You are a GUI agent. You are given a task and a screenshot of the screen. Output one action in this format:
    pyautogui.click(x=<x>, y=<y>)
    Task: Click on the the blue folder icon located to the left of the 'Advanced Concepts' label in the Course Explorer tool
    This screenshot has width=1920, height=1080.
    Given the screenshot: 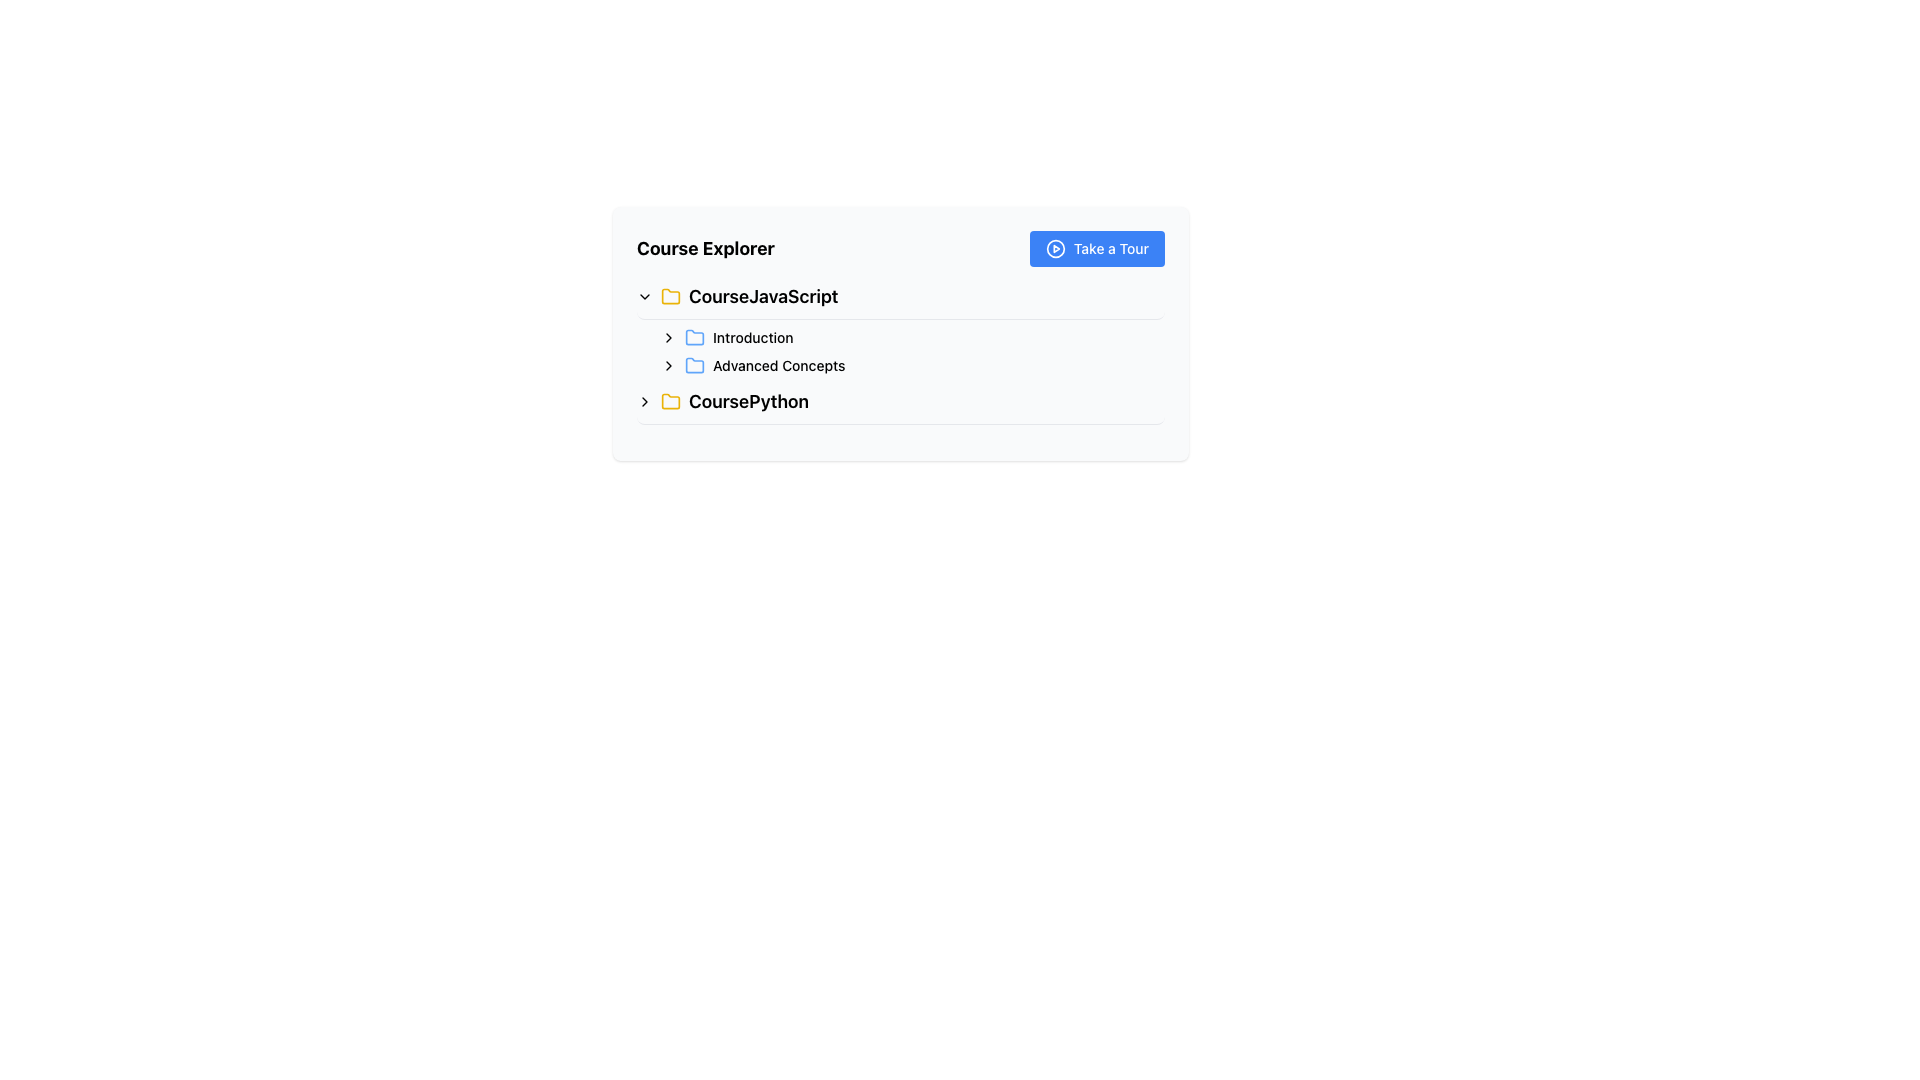 What is the action you would take?
    pyautogui.click(x=695, y=365)
    